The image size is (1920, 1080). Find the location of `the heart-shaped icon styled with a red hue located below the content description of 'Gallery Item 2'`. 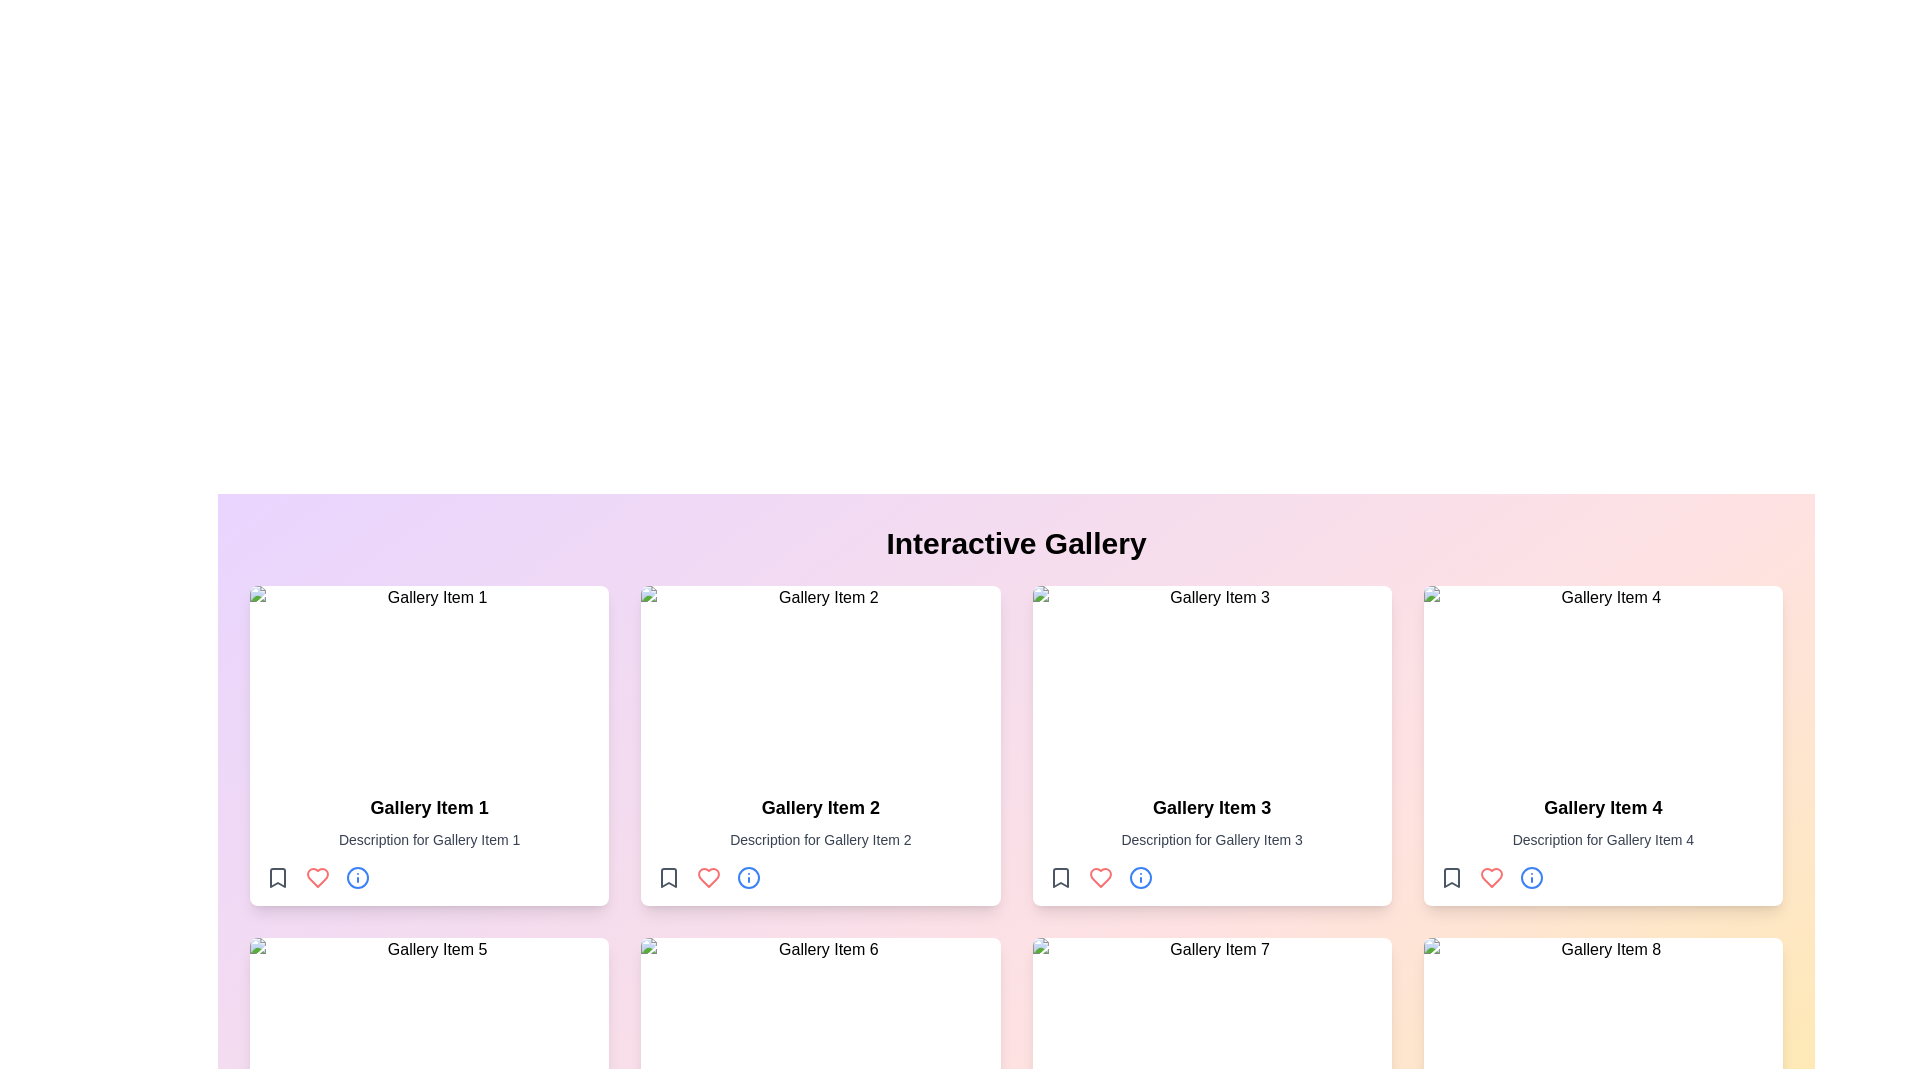

the heart-shaped icon styled with a red hue located below the content description of 'Gallery Item 2' is located at coordinates (709, 877).